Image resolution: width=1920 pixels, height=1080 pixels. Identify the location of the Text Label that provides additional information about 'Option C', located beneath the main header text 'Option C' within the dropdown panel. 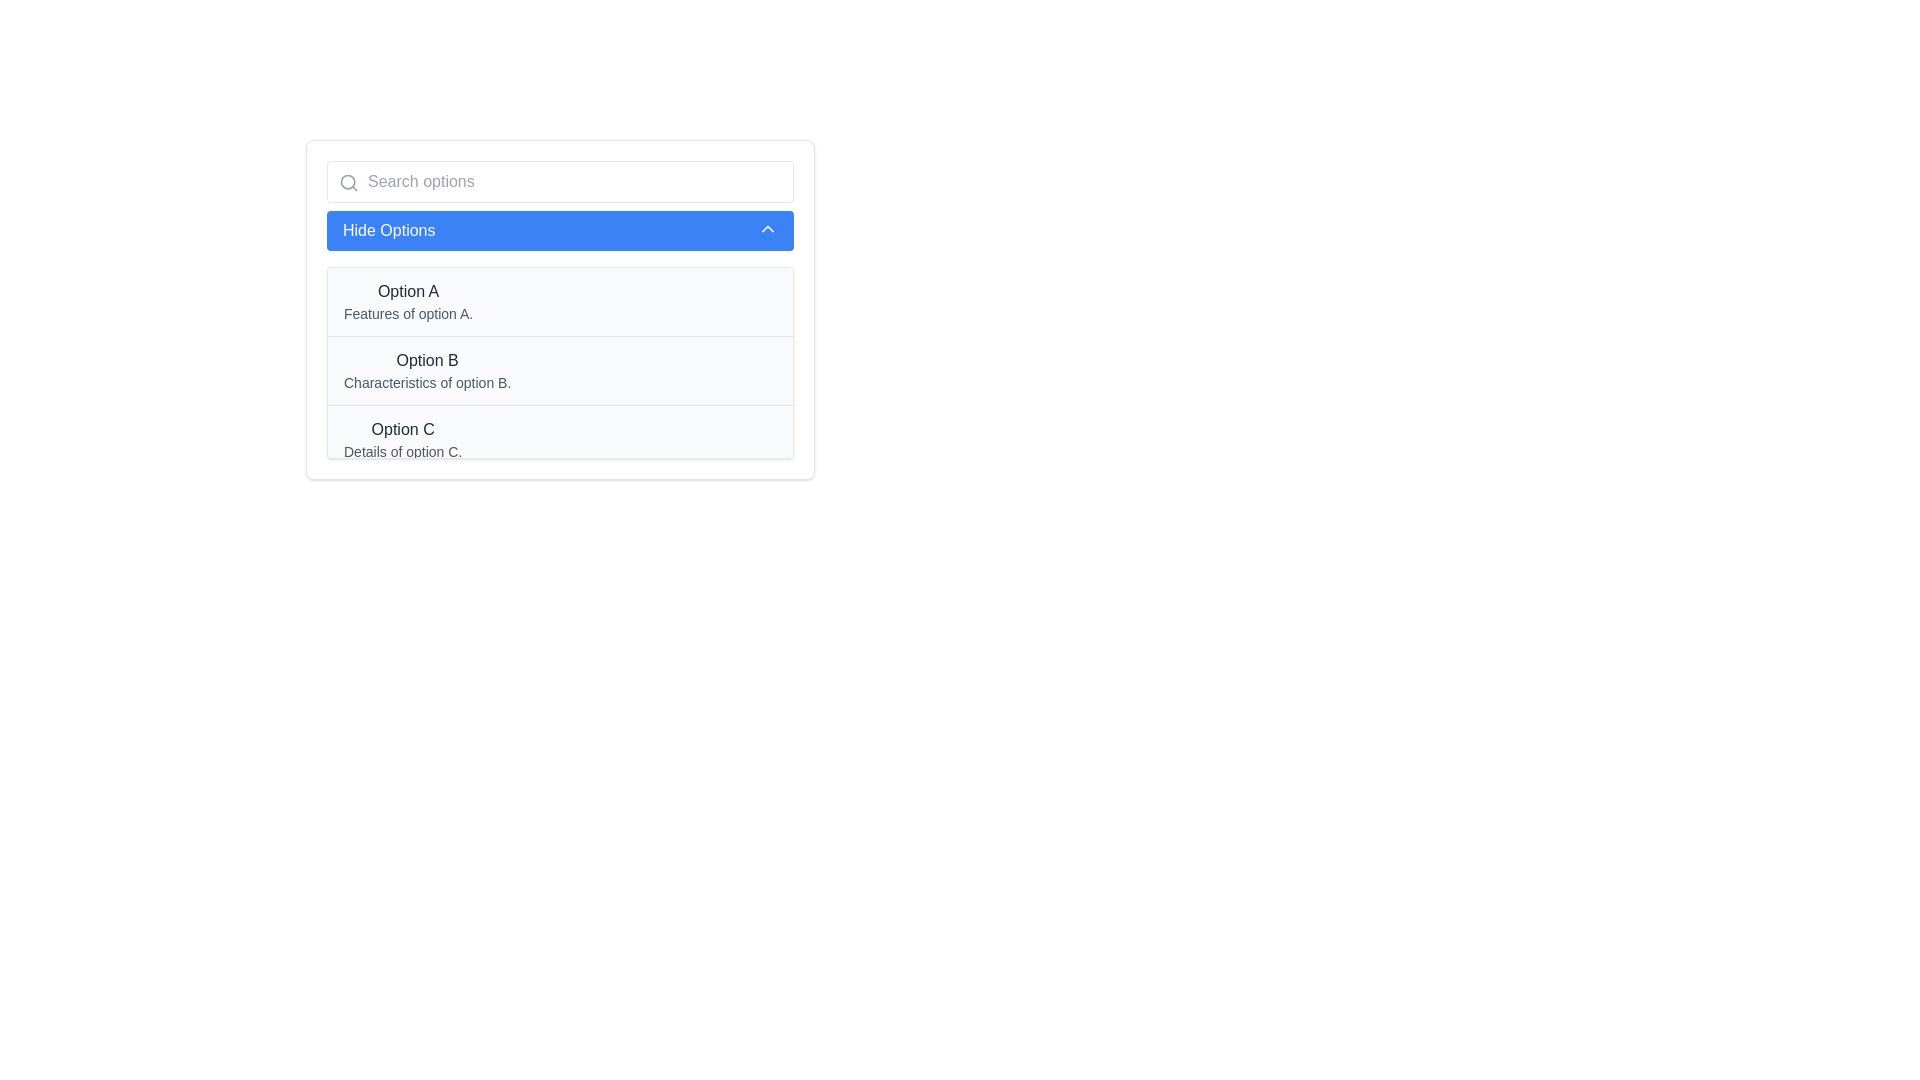
(402, 451).